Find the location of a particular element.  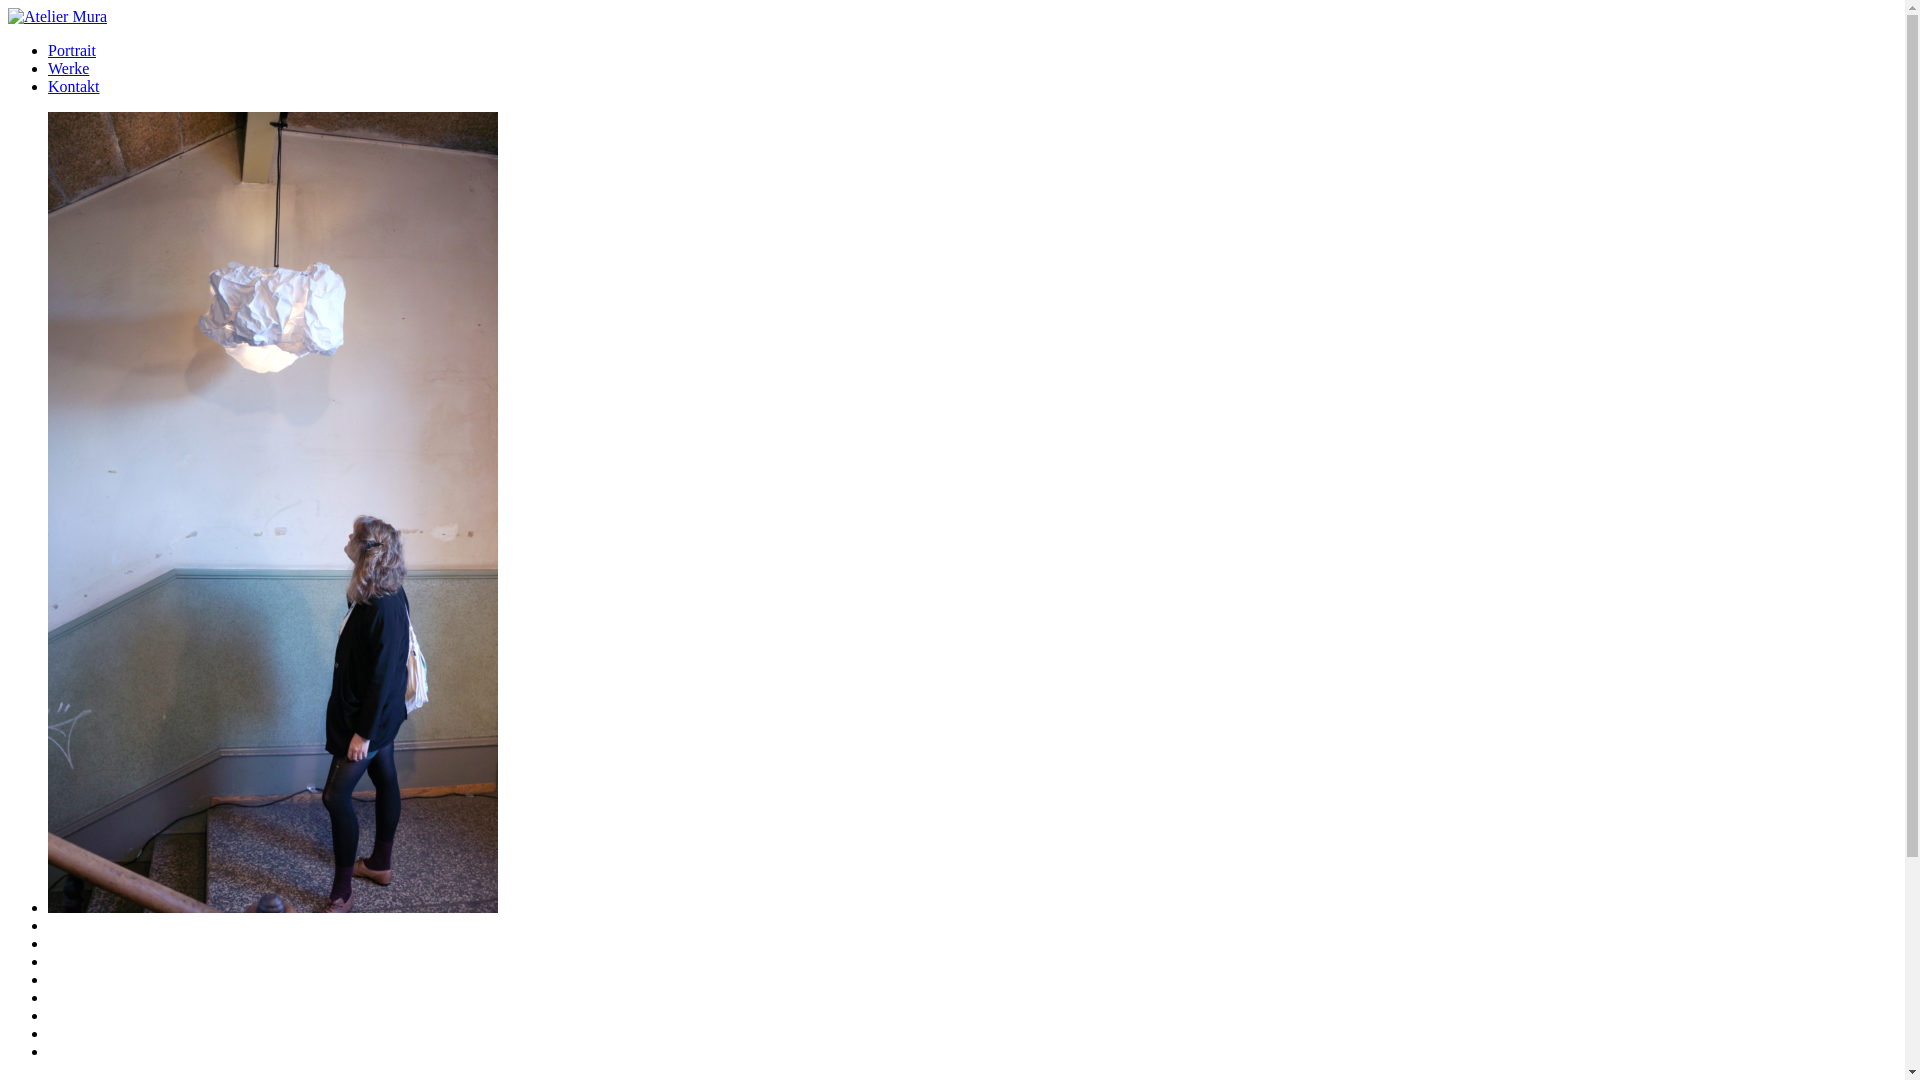

'Atelier Mura' is located at coordinates (57, 16).